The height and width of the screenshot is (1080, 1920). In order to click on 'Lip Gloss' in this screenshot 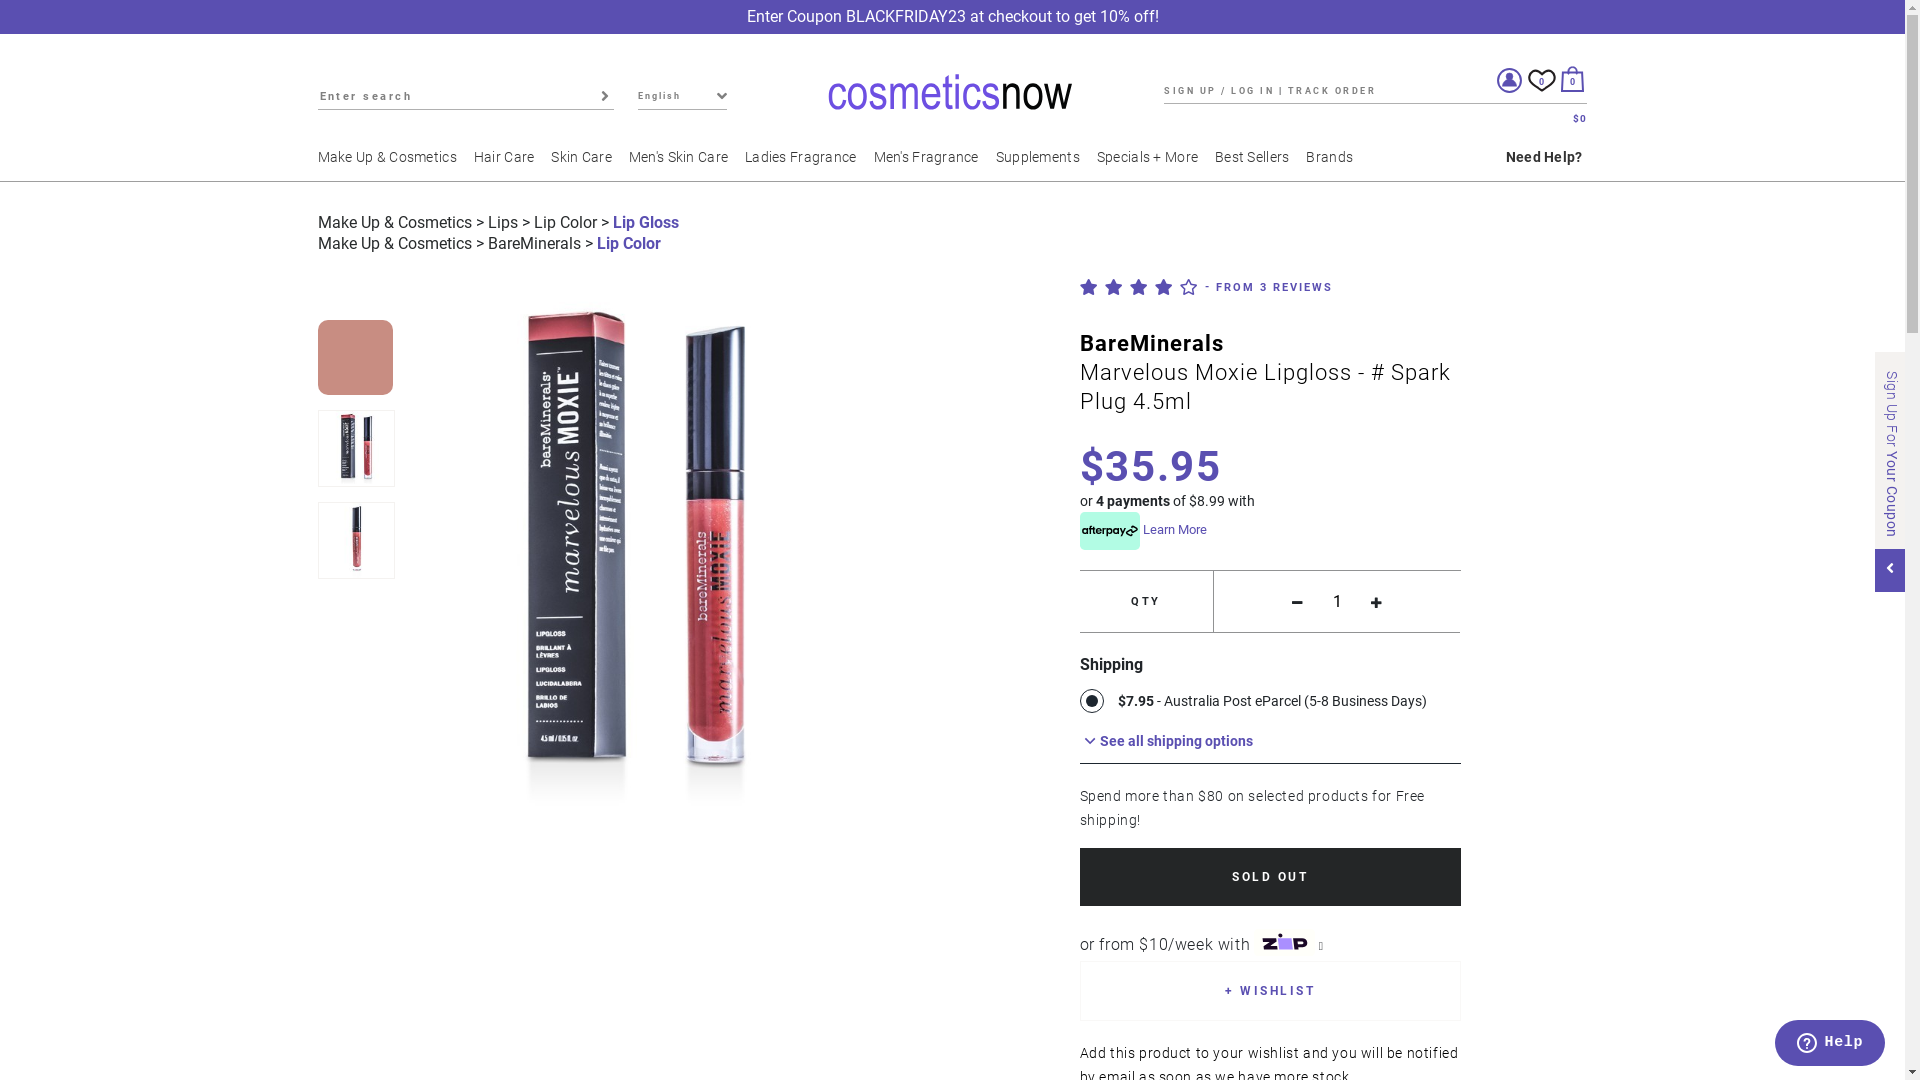, I will do `click(644, 222)`.